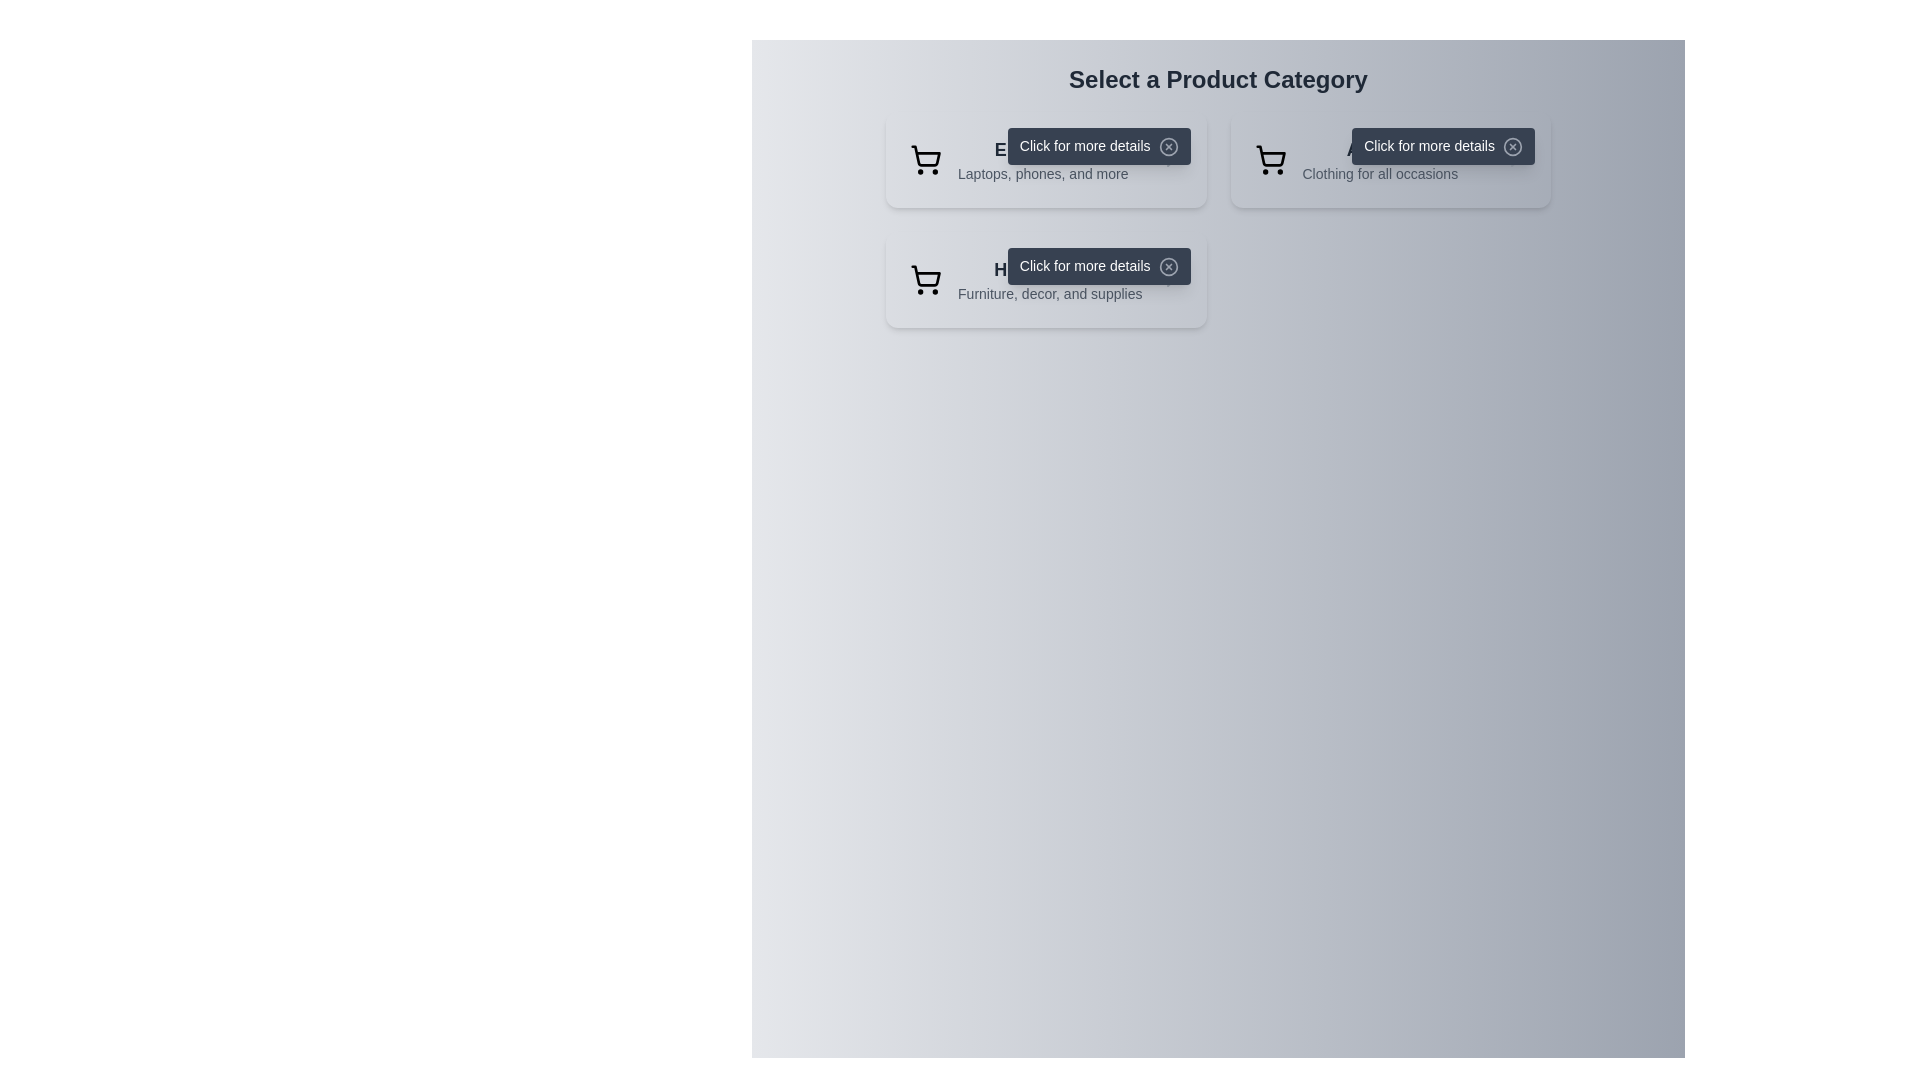 Image resolution: width=1920 pixels, height=1080 pixels. Describe the element at coordinates (1170, 280) in the screenshot. I see `the right-pointing chevron icon within the 'Click for more details' button for the 'Home' category` at that location.